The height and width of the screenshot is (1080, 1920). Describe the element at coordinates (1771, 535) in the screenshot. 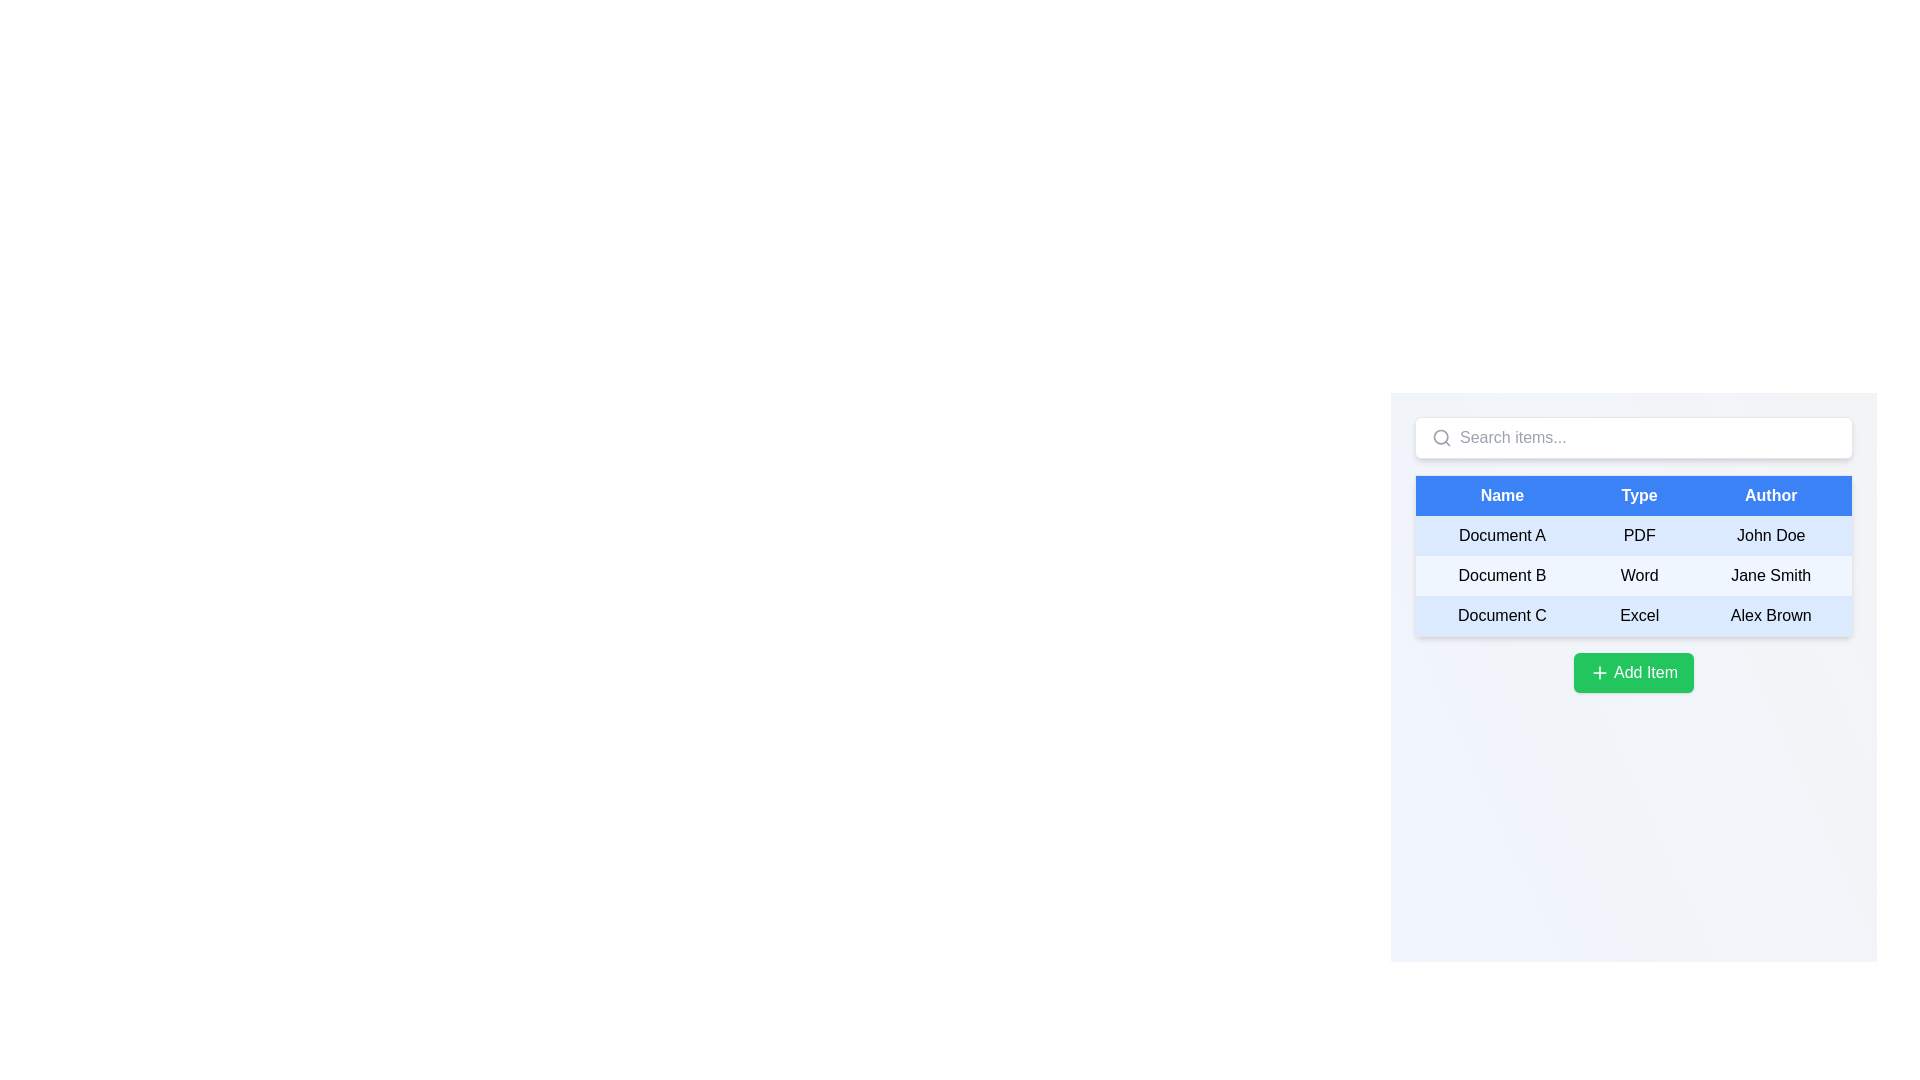

I see `the text display element that shows the author name 'John Doe' for 'Document A' in the 'Author' column of the table` at that location.